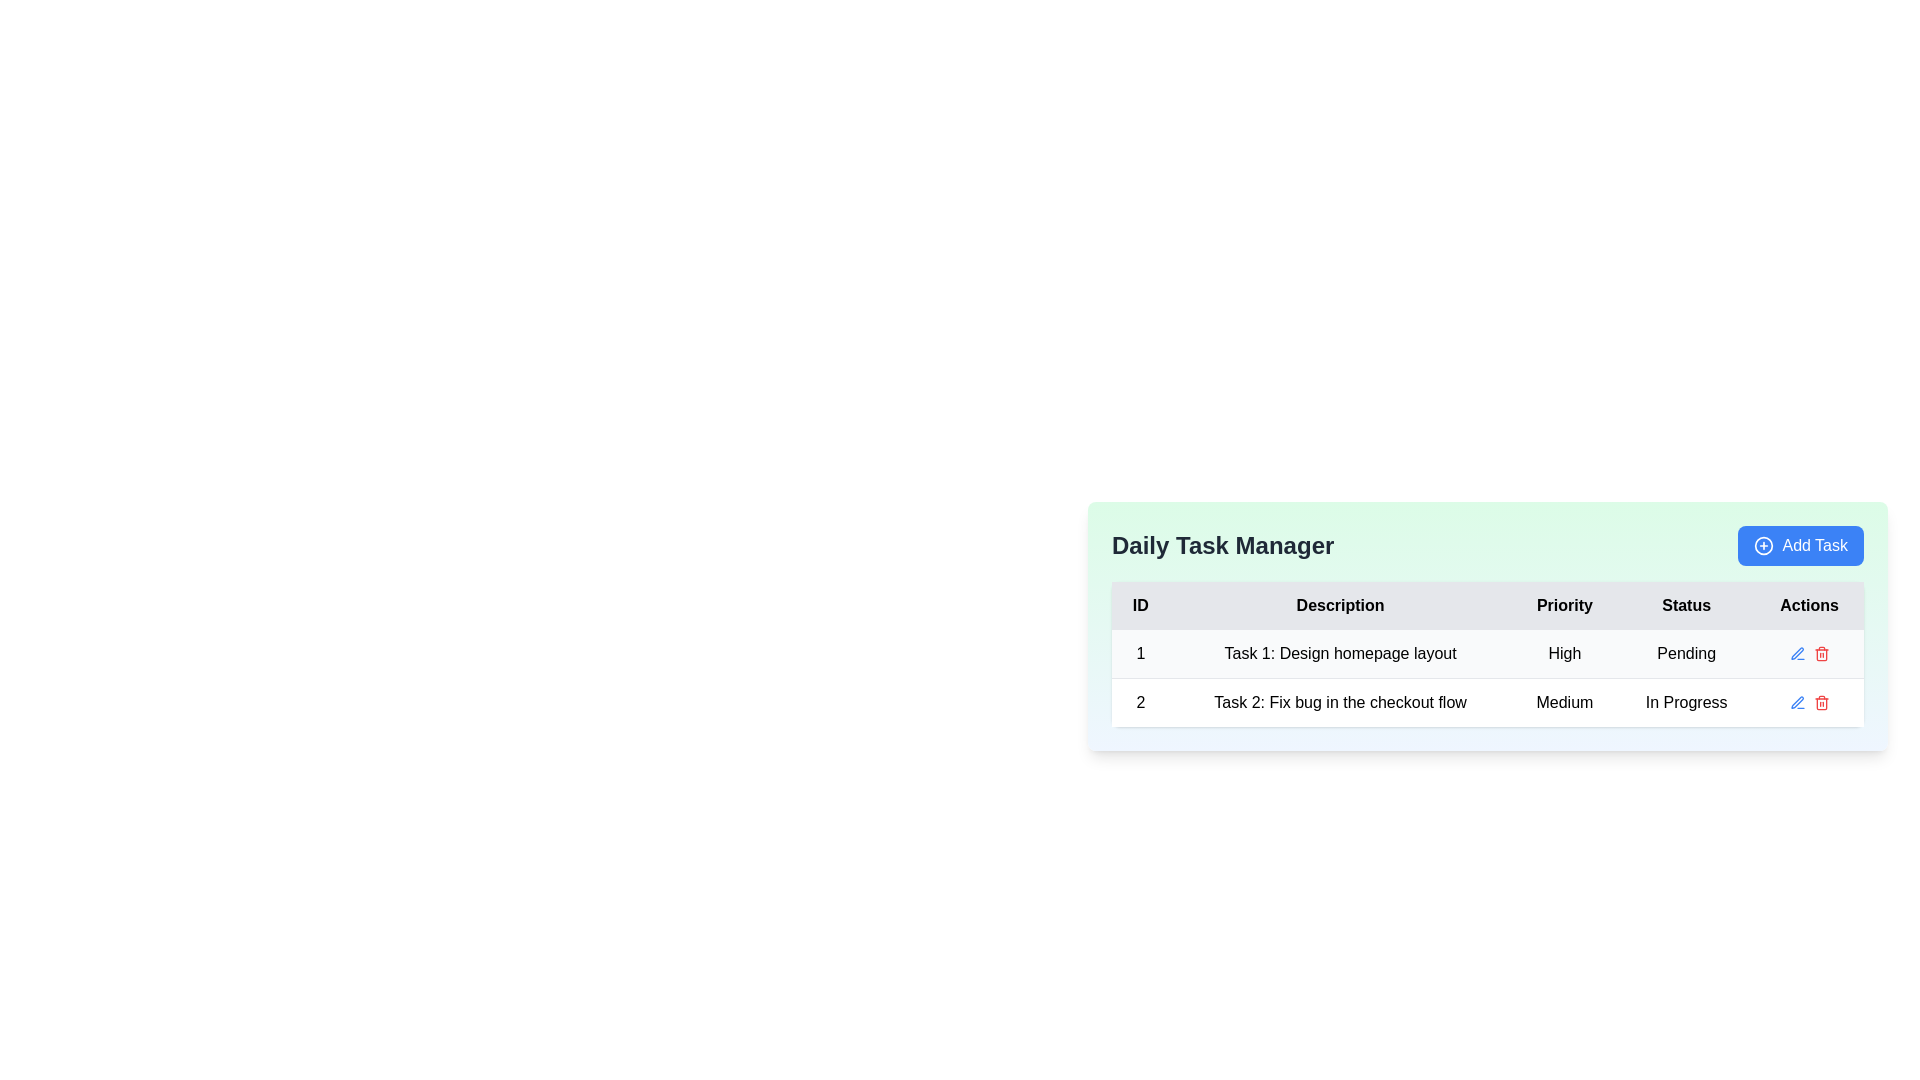 This screenshot has width=1920, height=1080. I want to click on the 'Status' column header in the table, which is the fourth header with light gray background and bold black text, located between the 'Priority' and 'Actions' columns, so click(1685, 604).